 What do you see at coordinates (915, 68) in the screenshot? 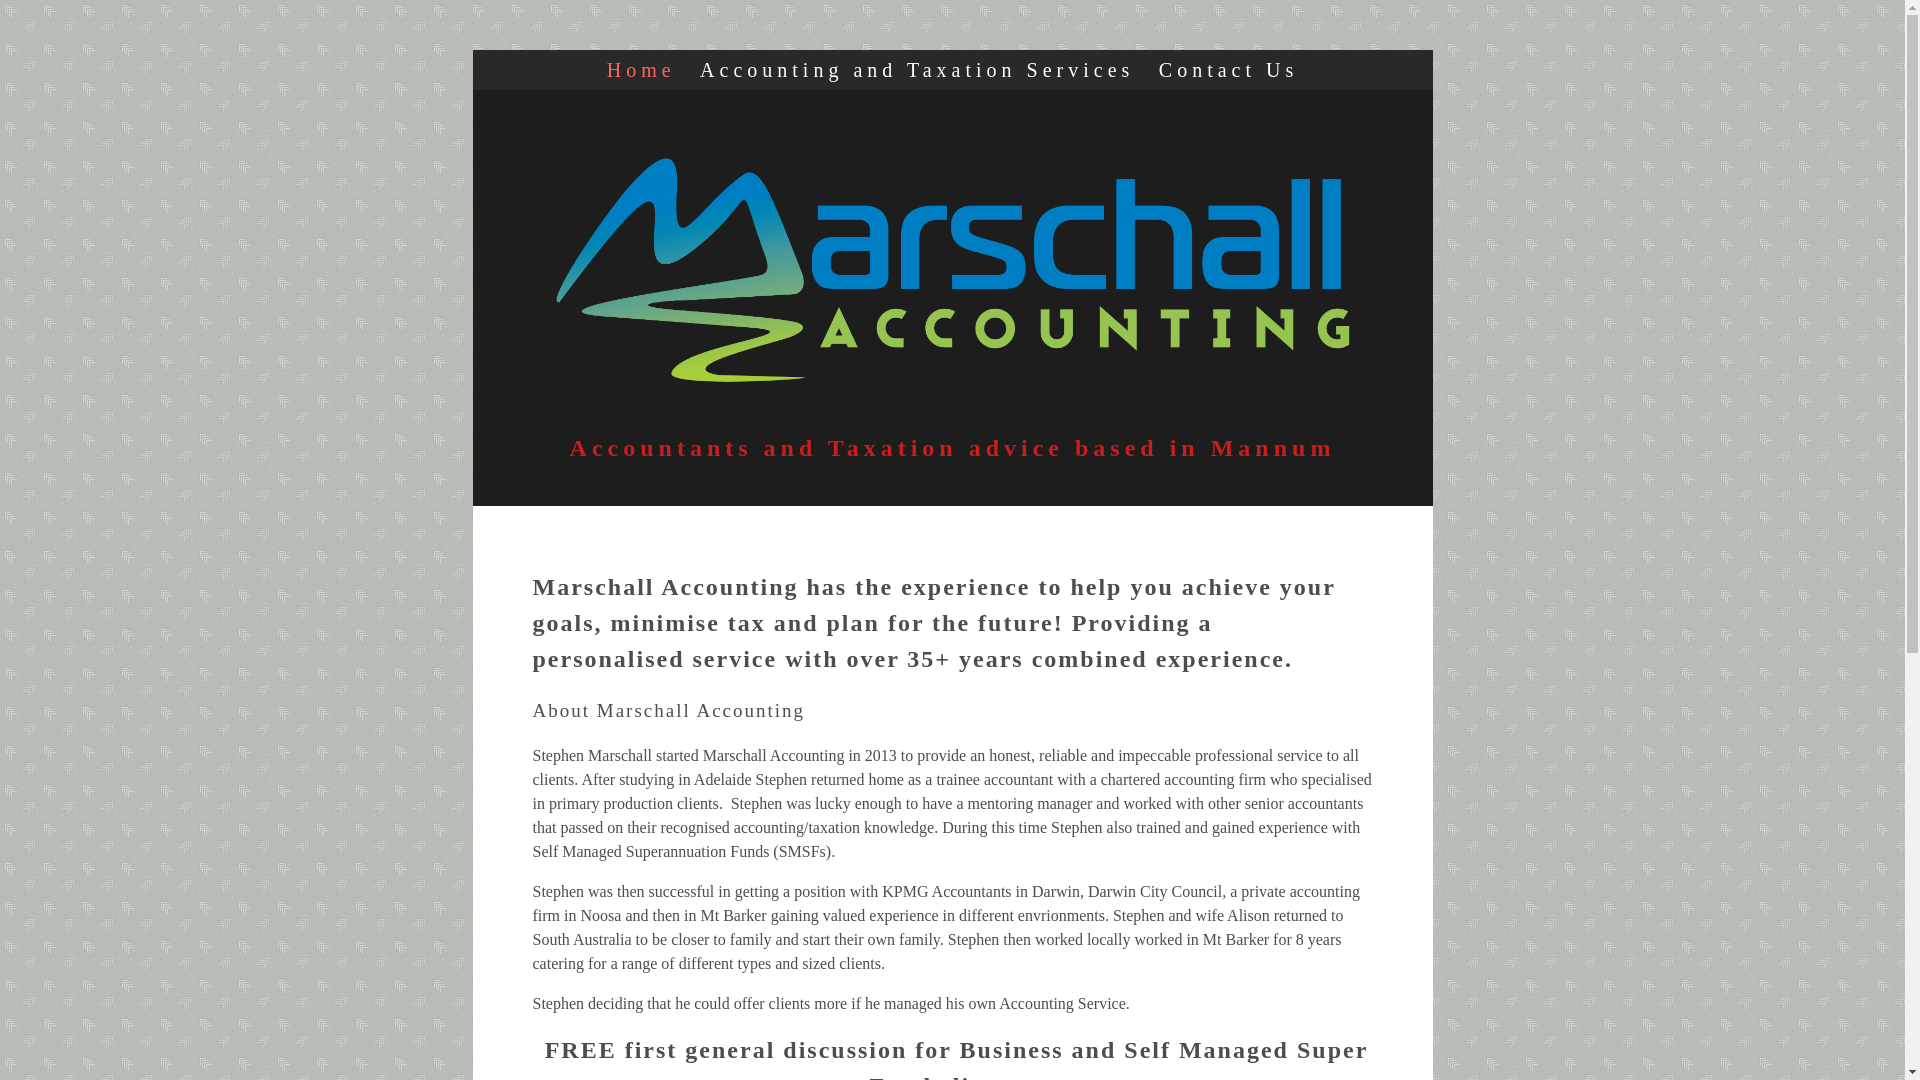
I see `'Accounting and Taxation Services'` at bounding box center [915, 68].